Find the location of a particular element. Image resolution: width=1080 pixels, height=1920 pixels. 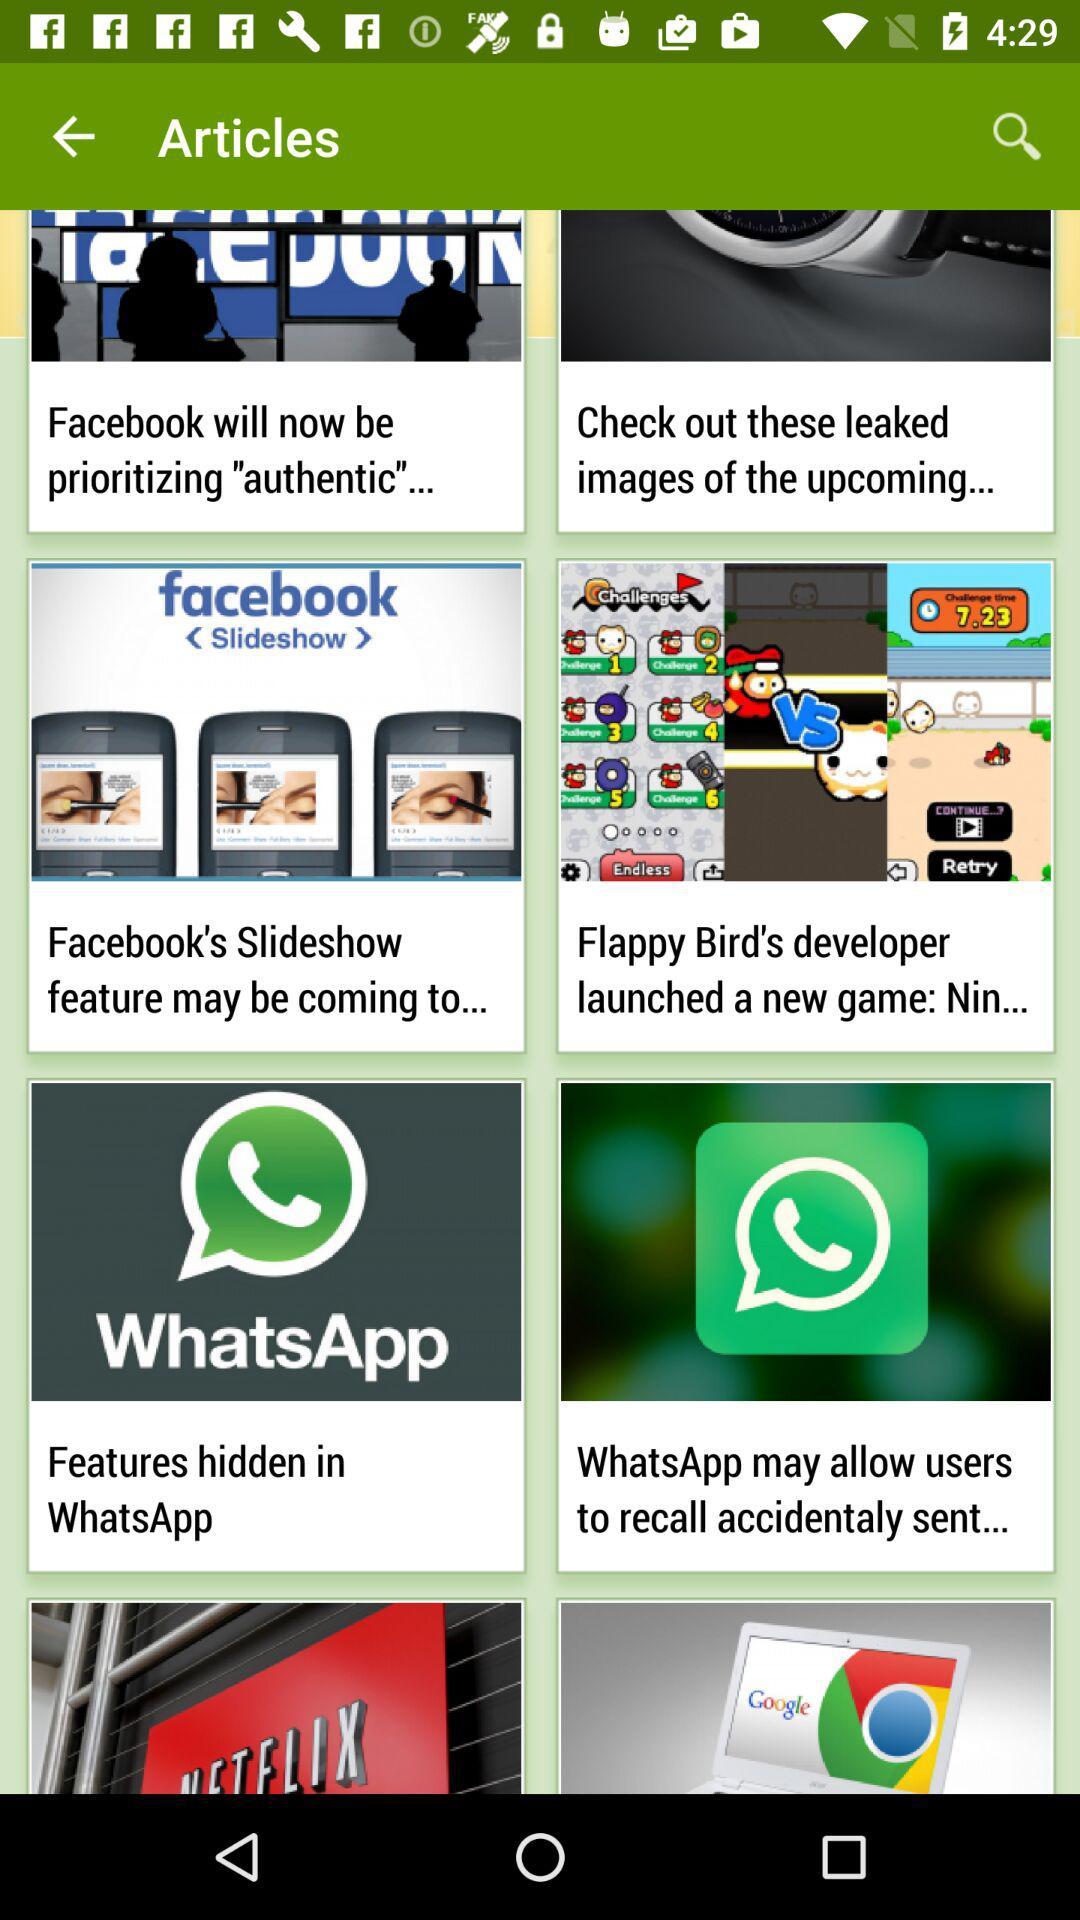

features hidden in icon is located at coordinates (276, 1484).